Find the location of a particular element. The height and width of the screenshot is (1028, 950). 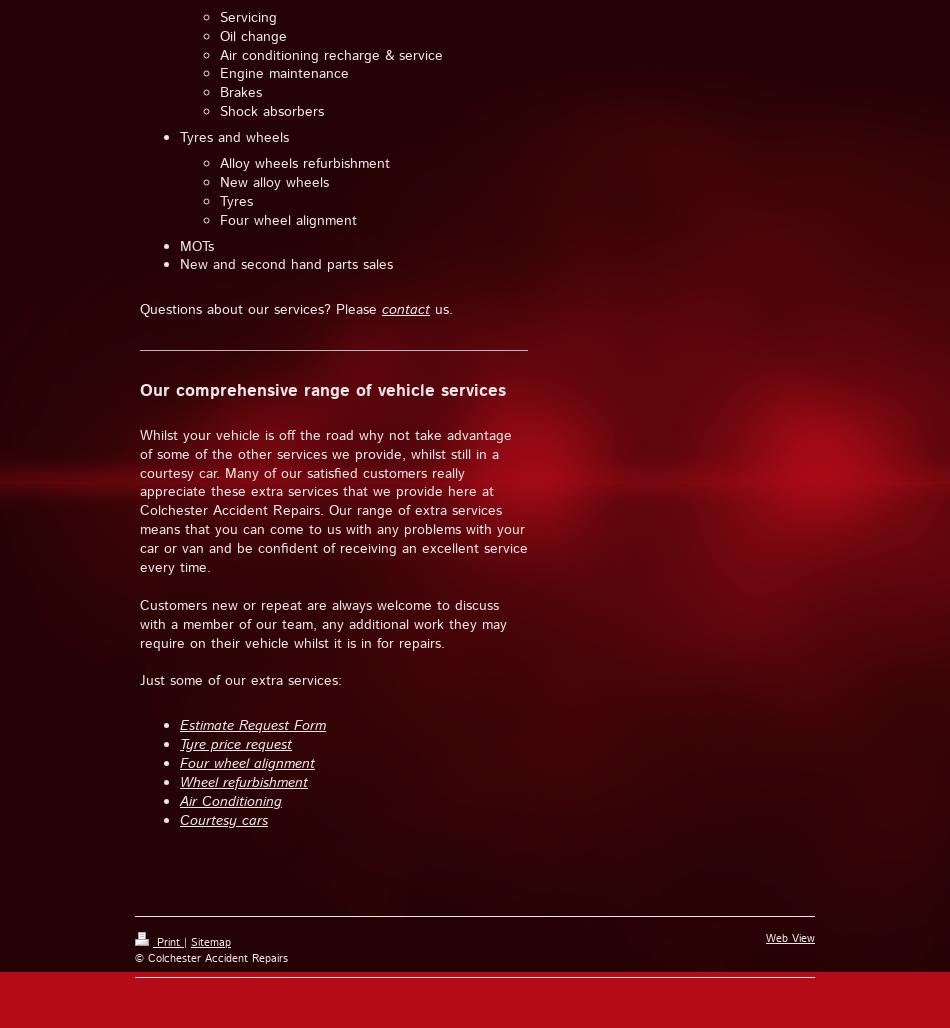

'Our comprehensive range of vehicle services' is located at coordinates (322, 391).